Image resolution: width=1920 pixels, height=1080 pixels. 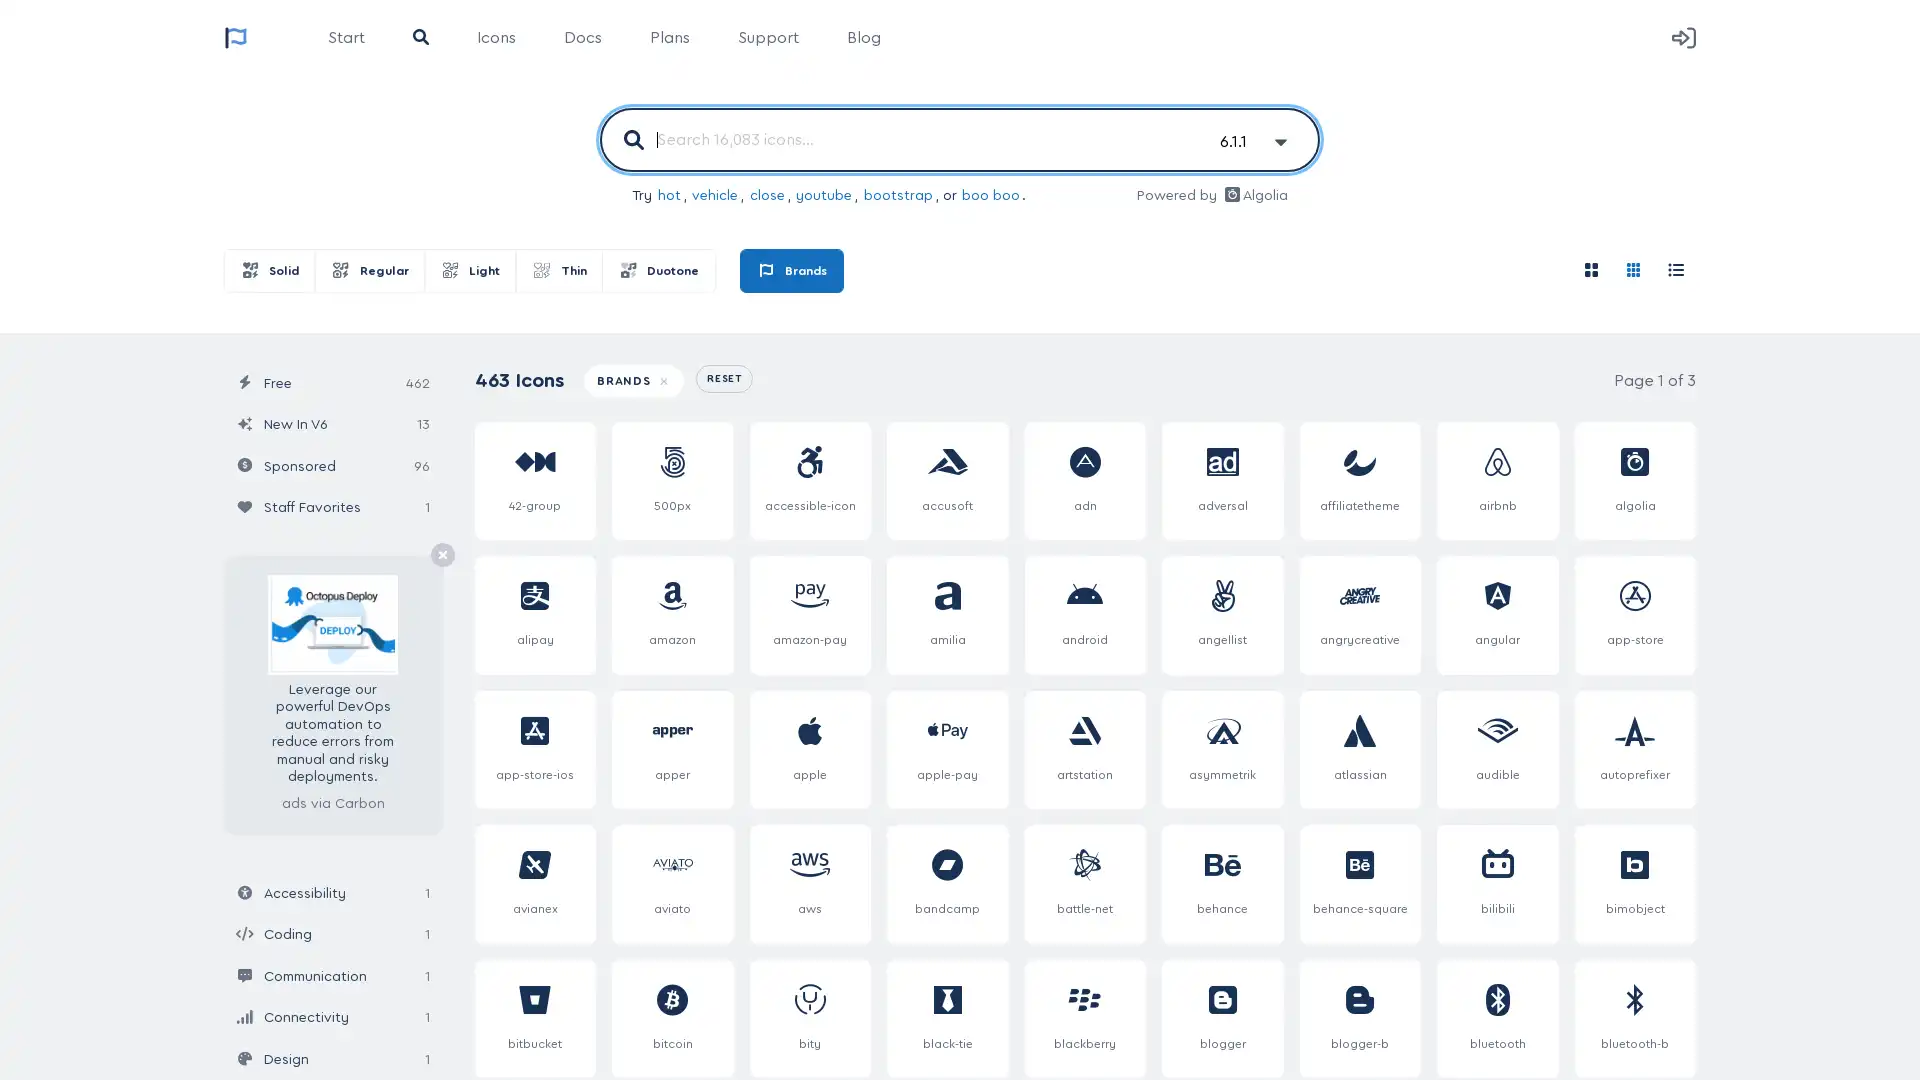 What do you see at coordinates (946, 627) in the screenshot?
I see `amilia` at bounding box center [946, 627].